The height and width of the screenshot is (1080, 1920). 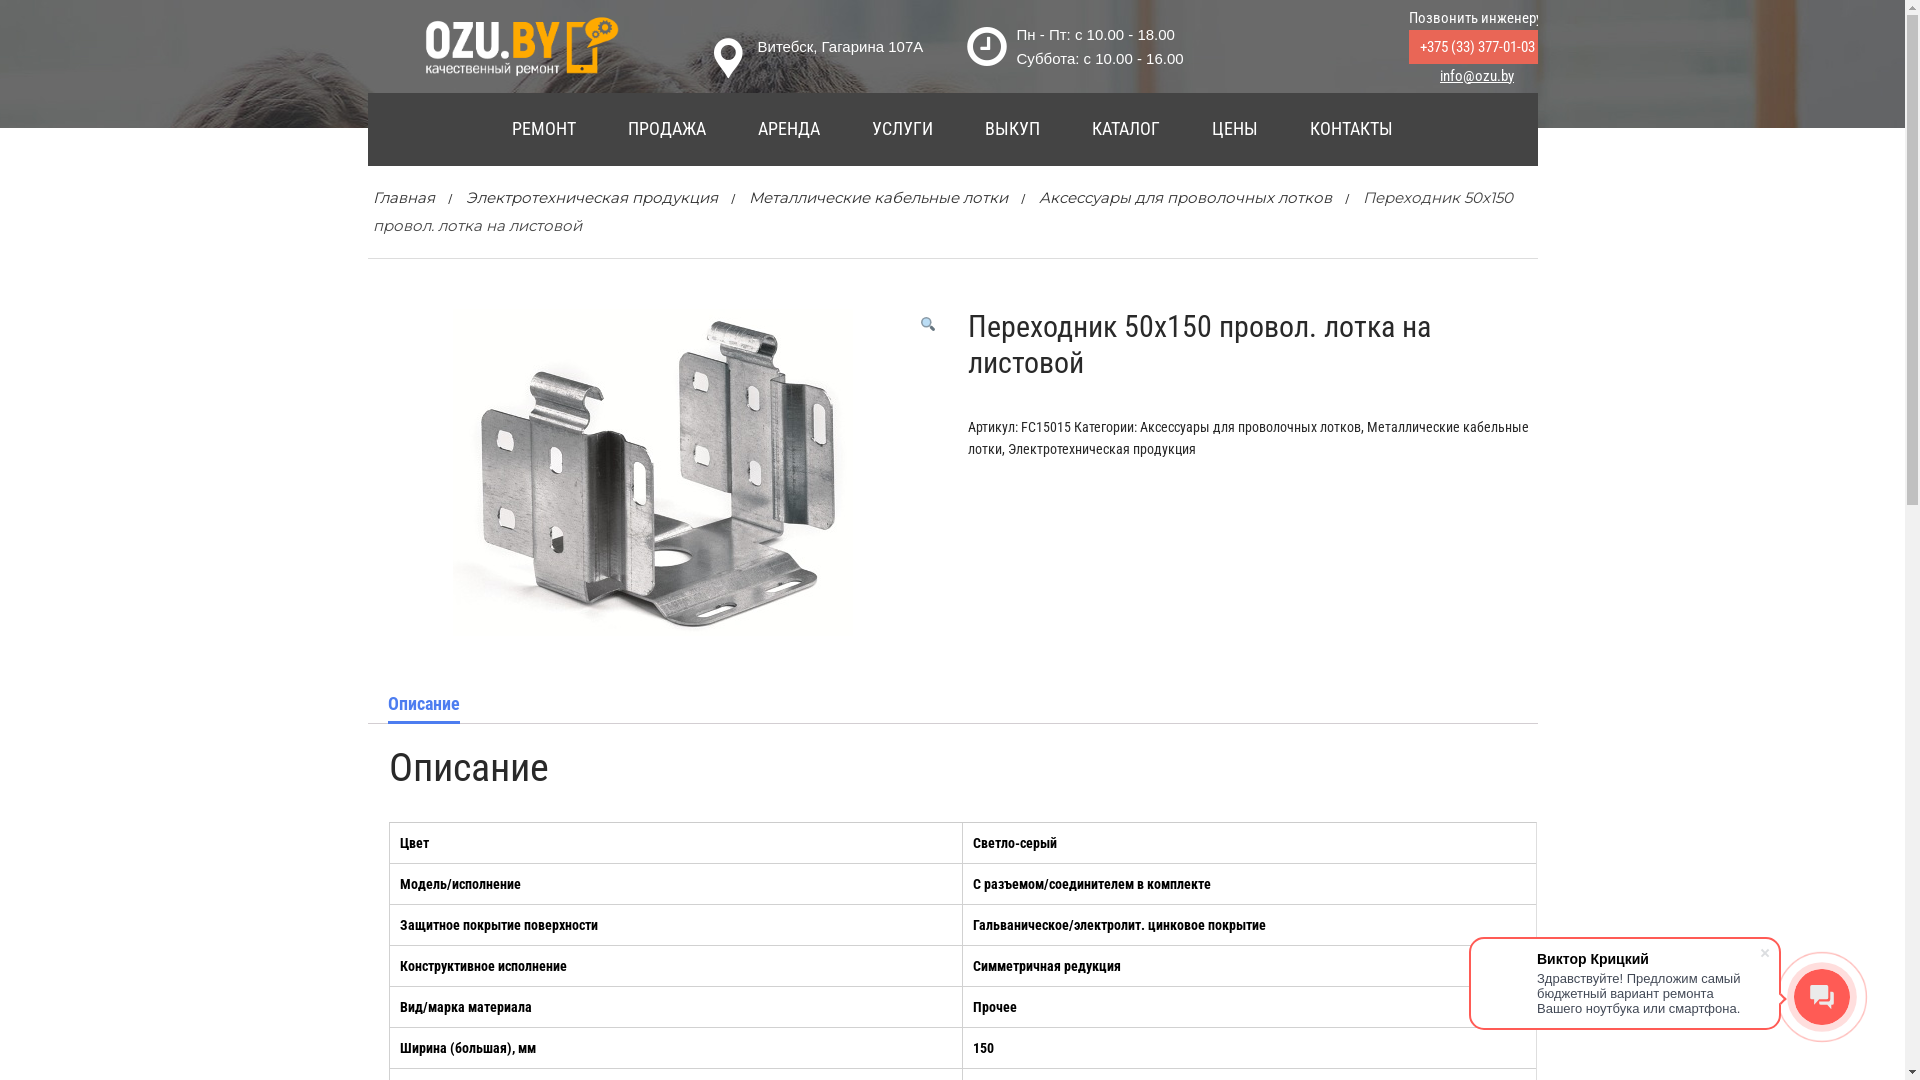 I want to click on 'info@ozu.by', so click(x=1477, y=75).